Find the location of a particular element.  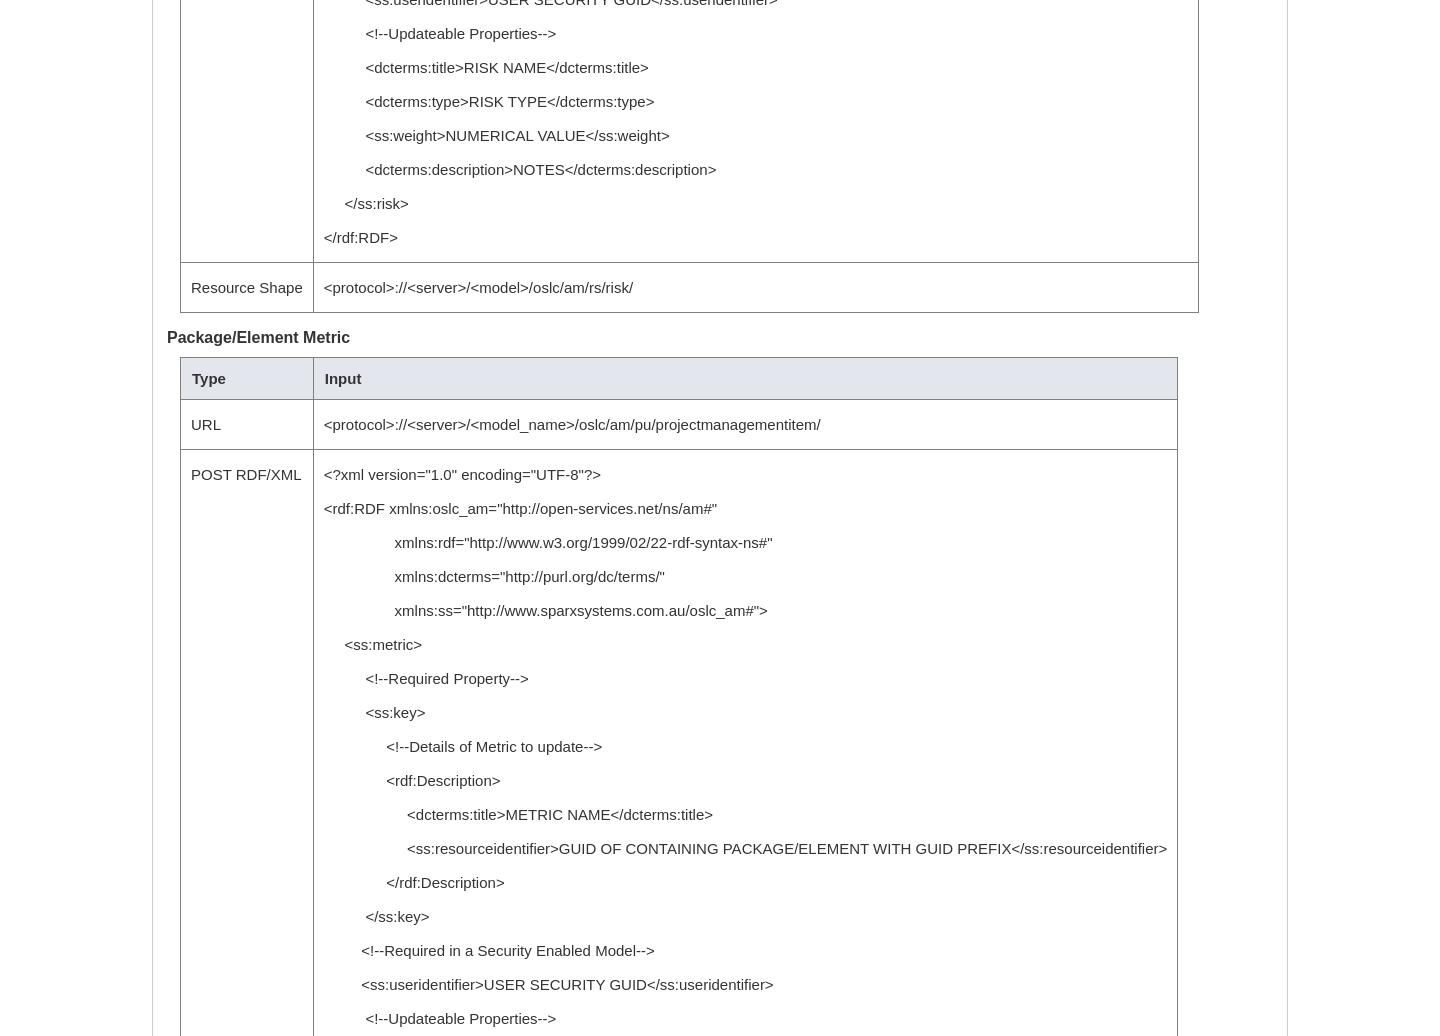

'xmlns:ss="http://www.sparxsystems.com.au/oslc_am#">' is located at coordinates (322, 610).